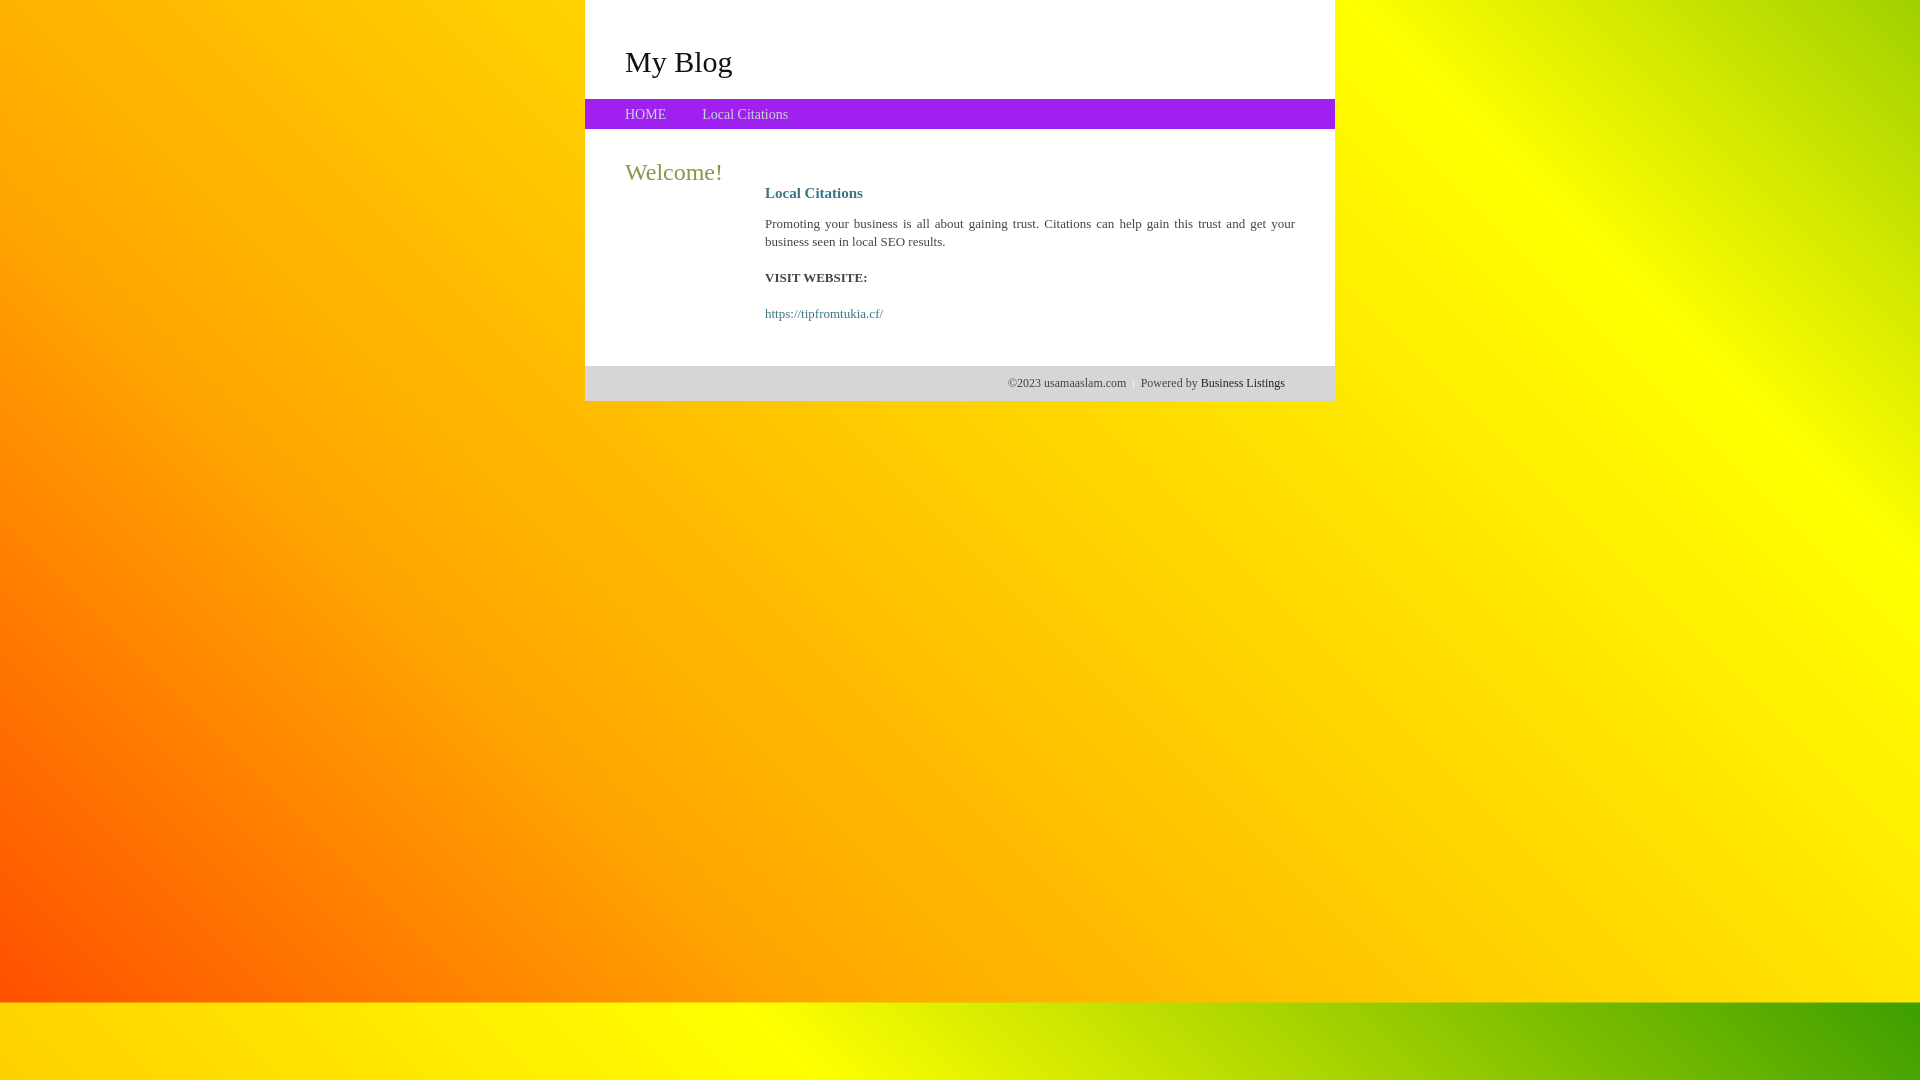 The width and height of the screenshot is (1920, 1080). Describe the element at coordinates (701, 114) in the screenshot. I see `'Local Citations'` at that location.